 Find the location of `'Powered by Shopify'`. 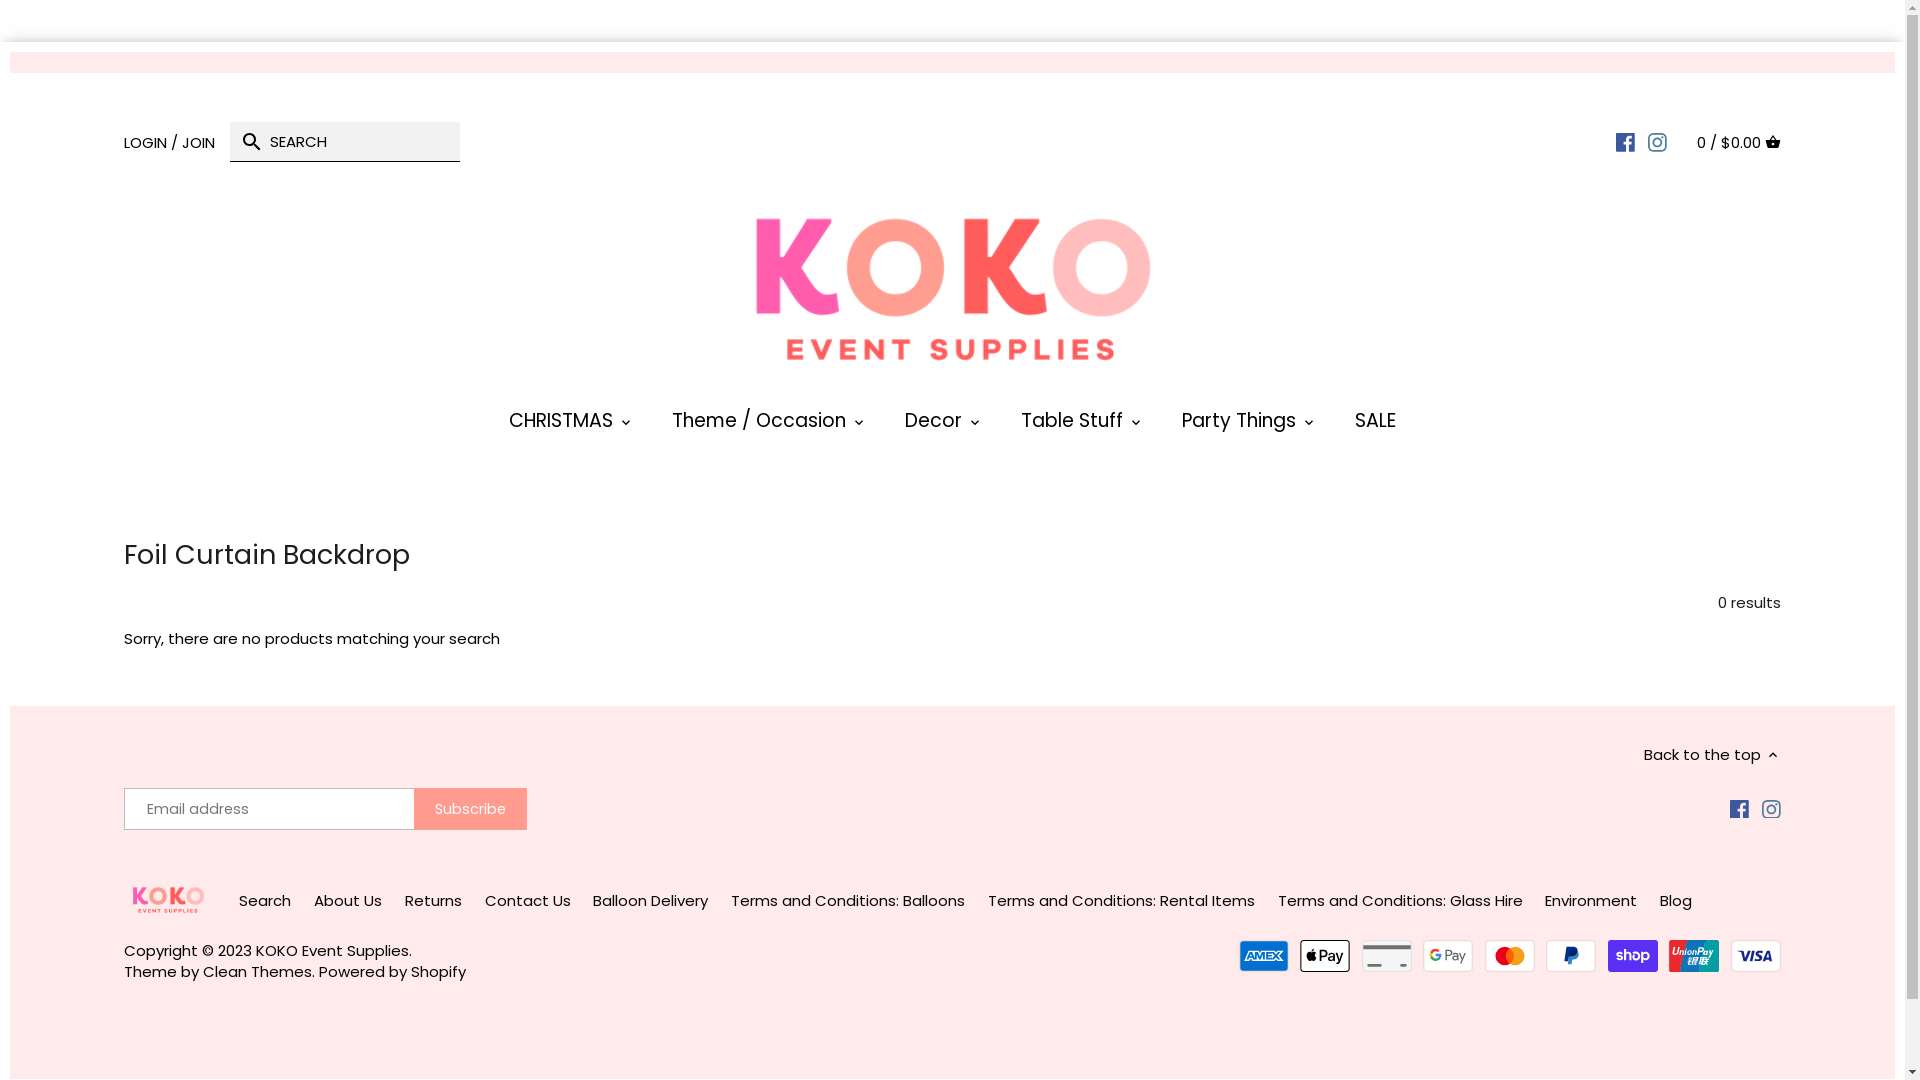

'Powered by Shopify' is located at coordinates (392, 970).